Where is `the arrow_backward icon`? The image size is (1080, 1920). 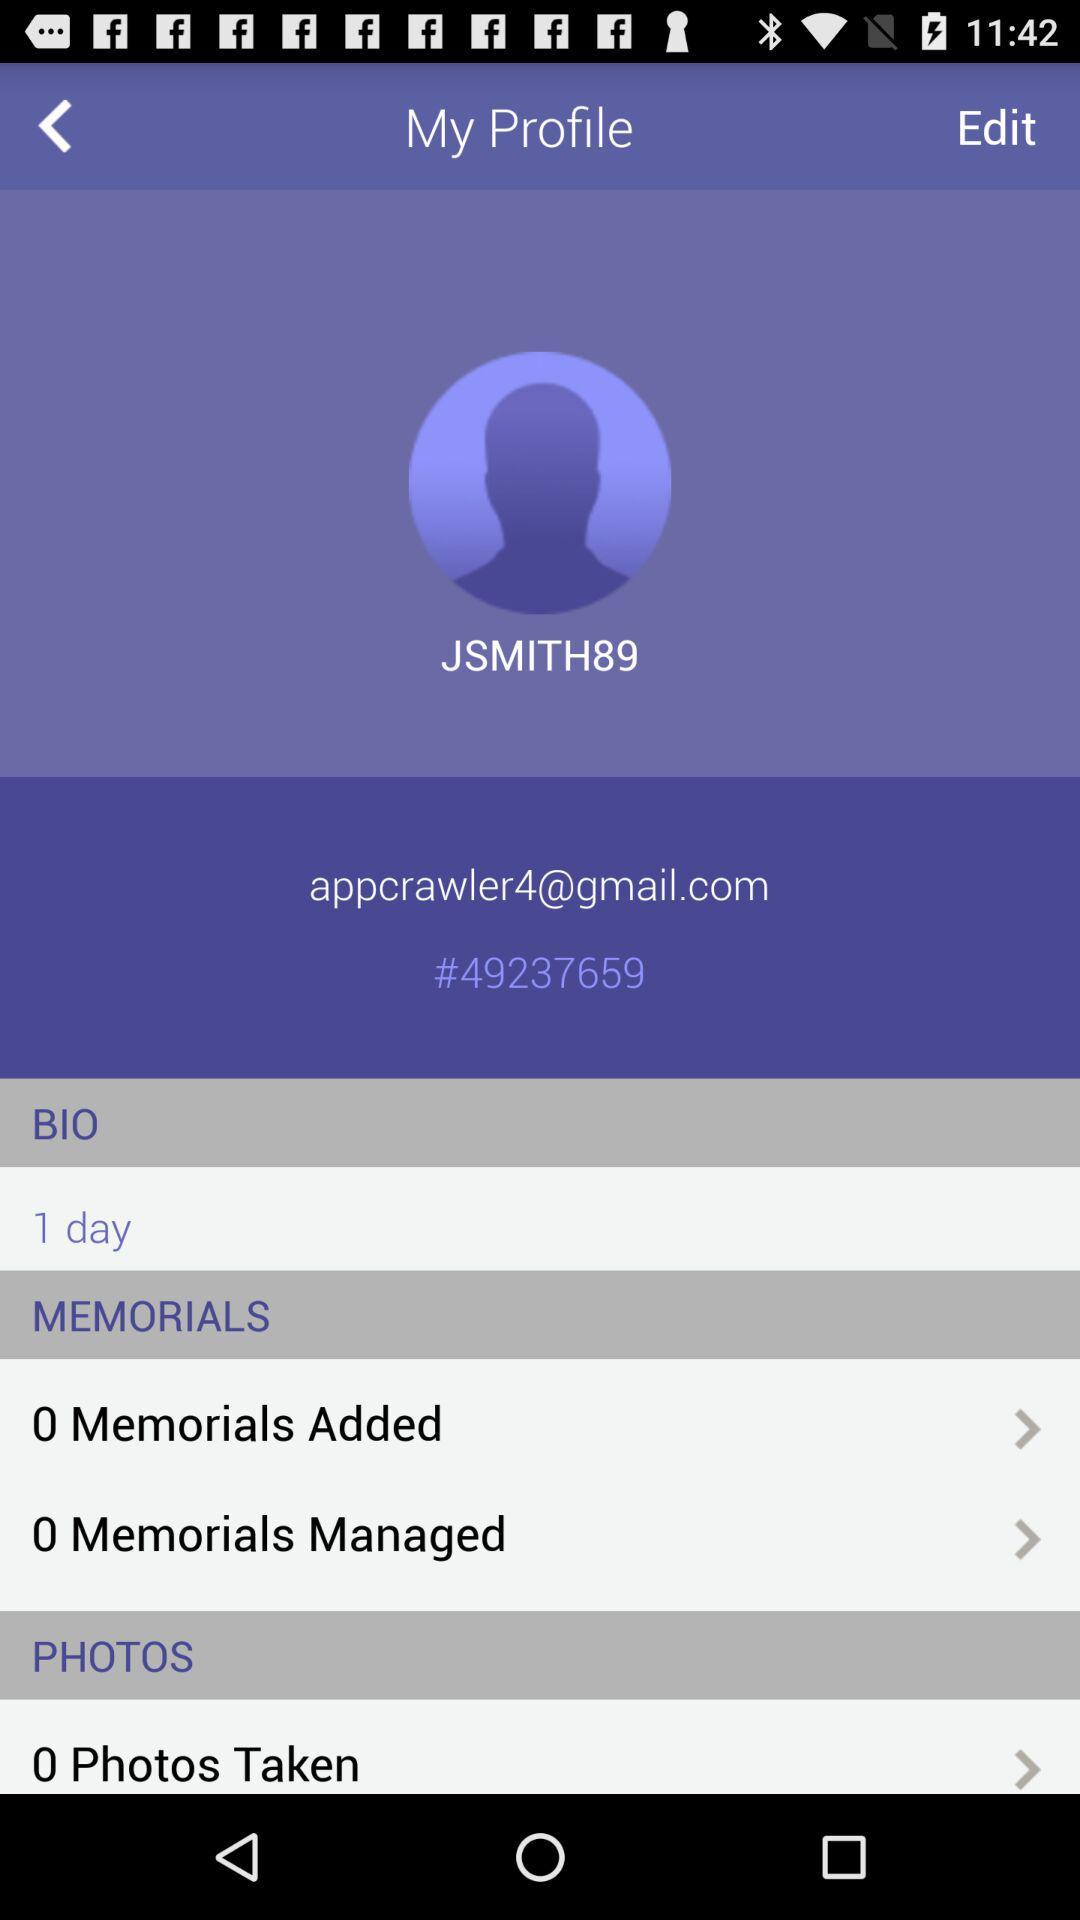 the arrow_backward icon is located at coordinates (61, 133).